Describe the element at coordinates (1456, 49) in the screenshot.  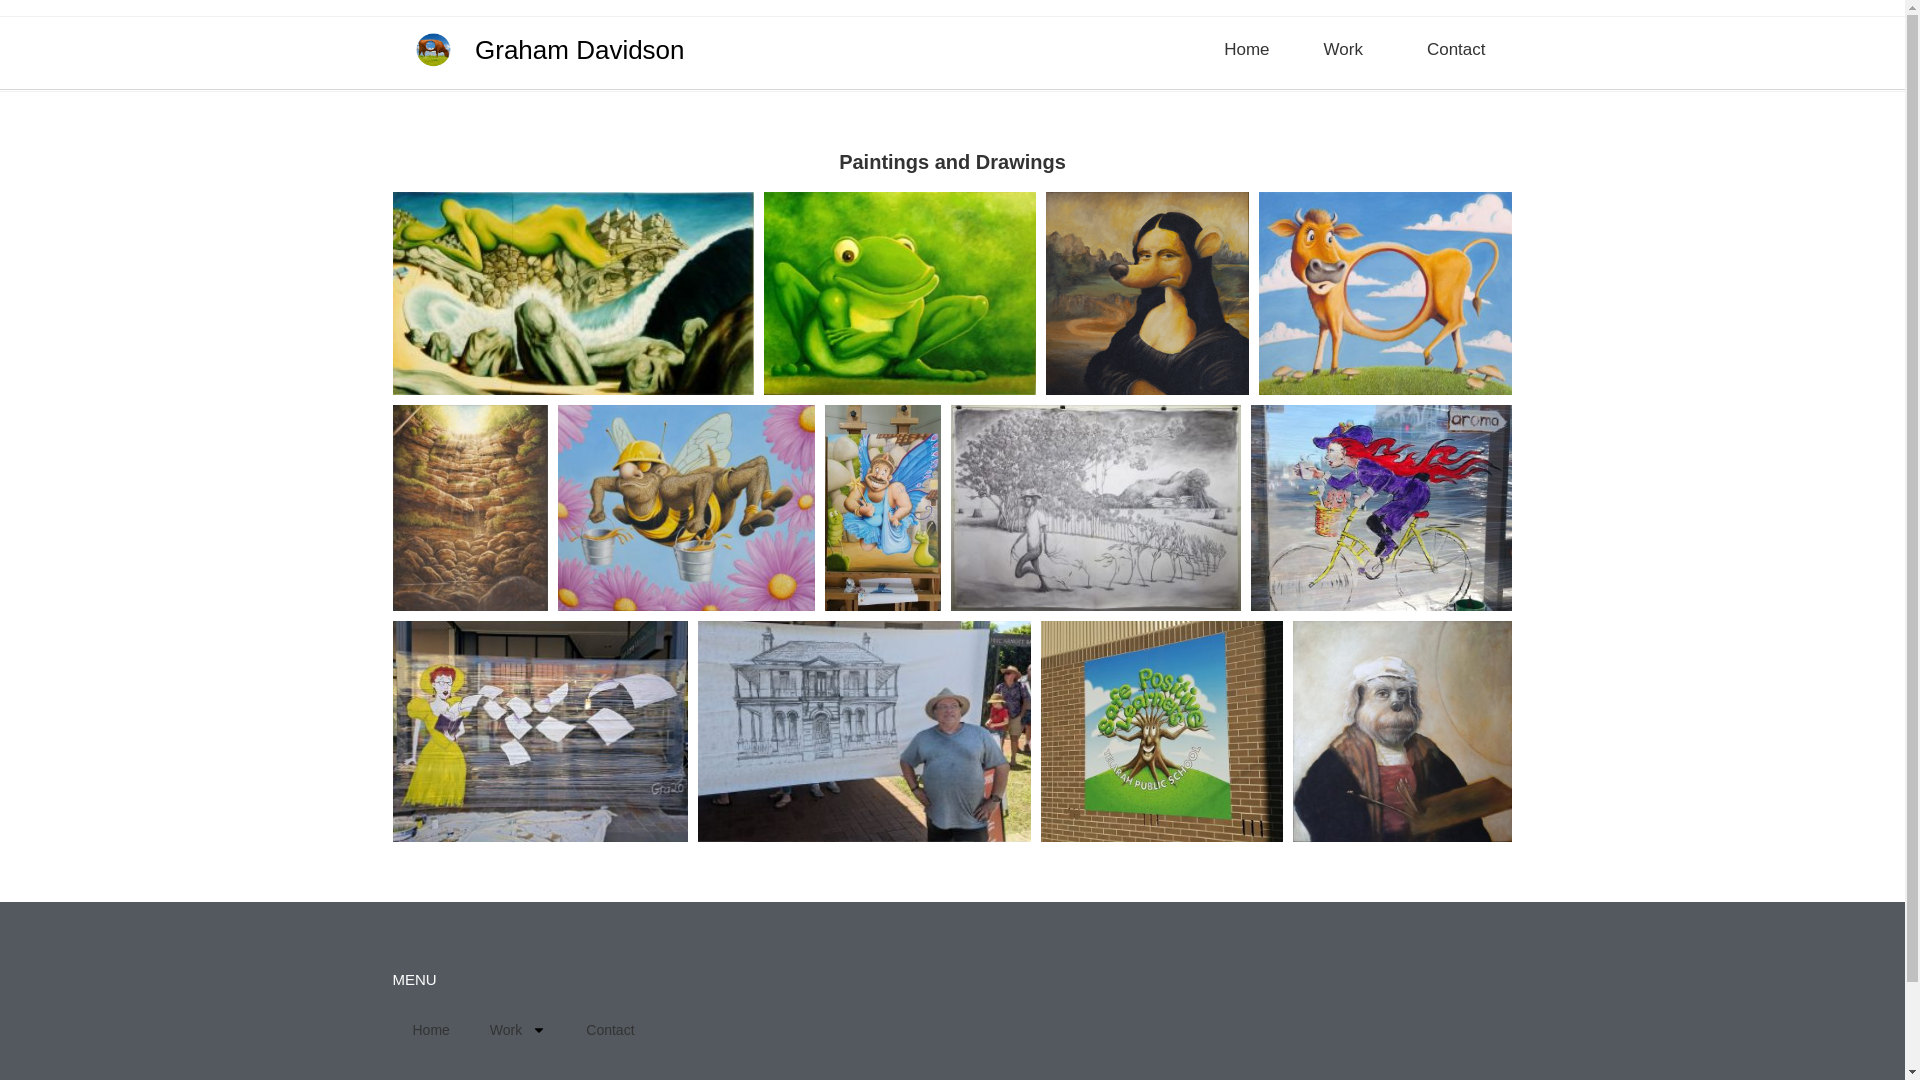
I see `'Contact'` at that location.